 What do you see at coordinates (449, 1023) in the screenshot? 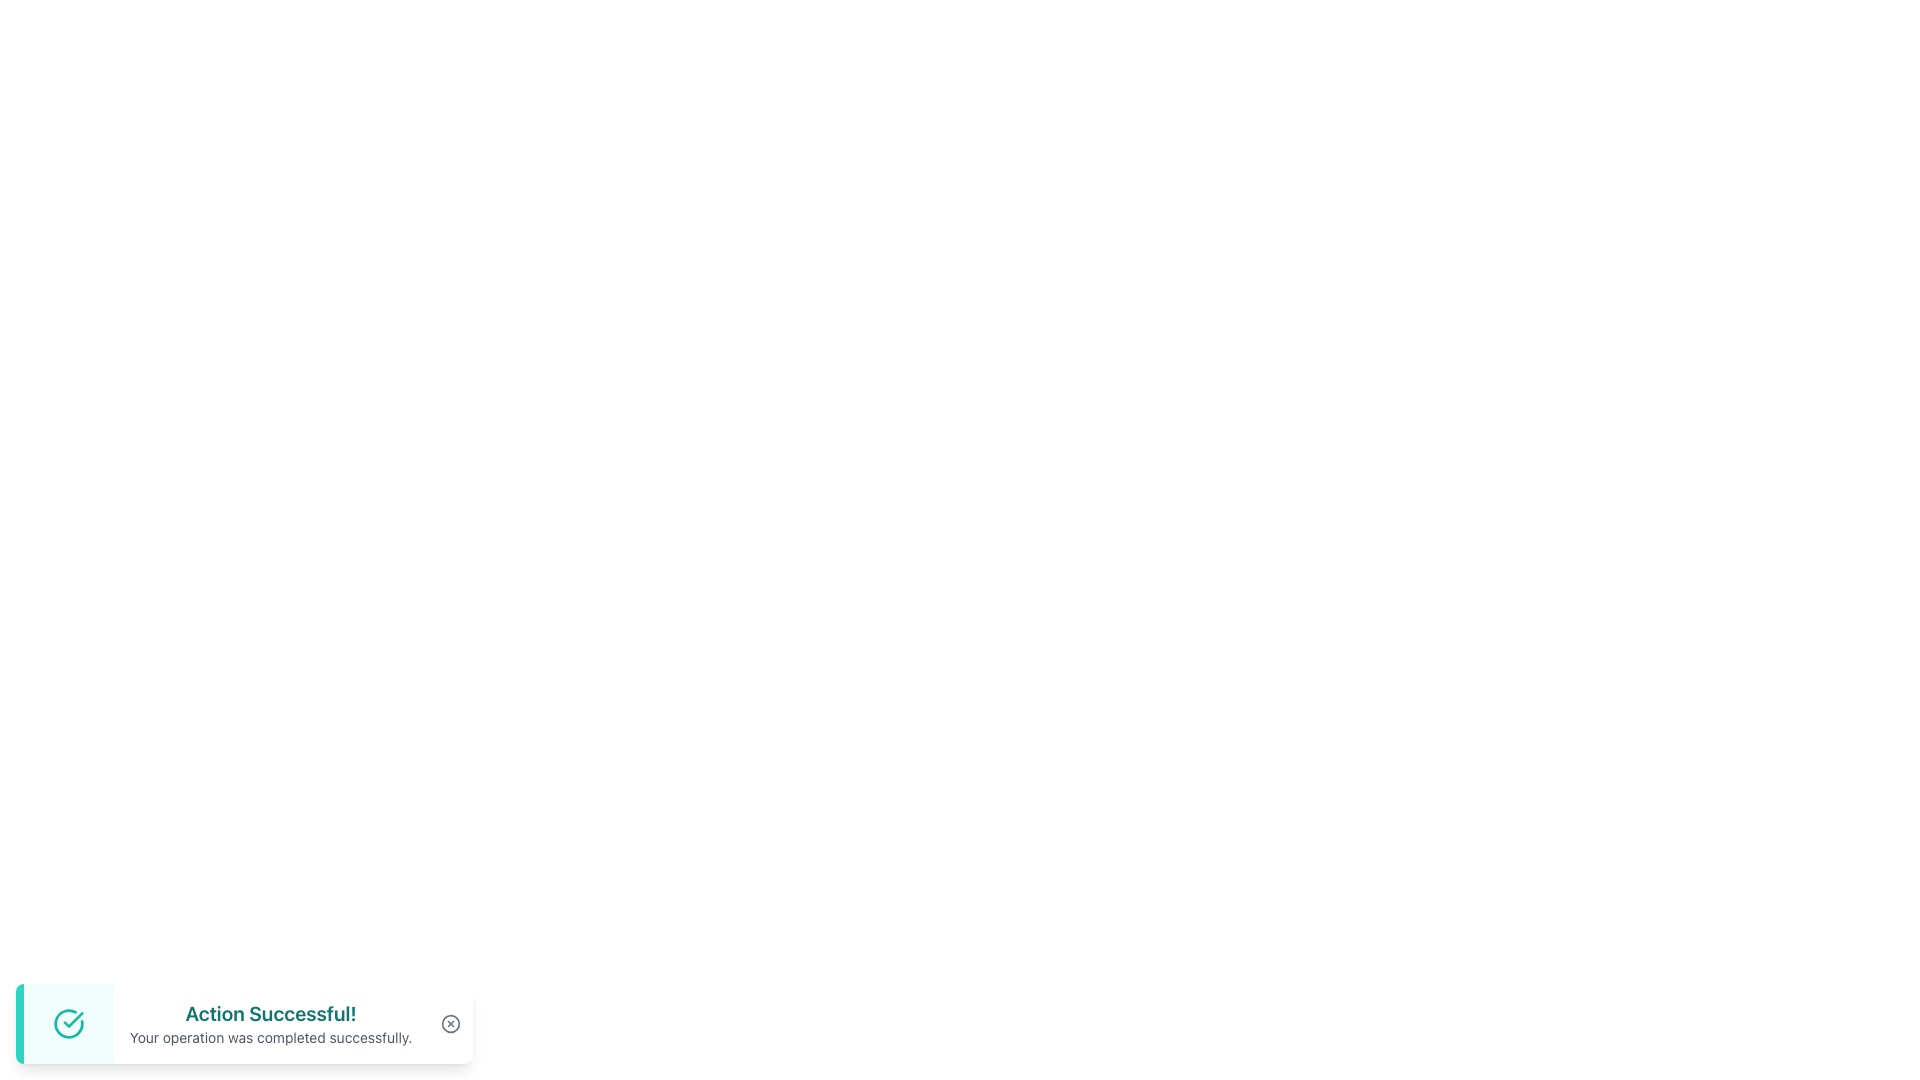
I see `the circular icon button with a thin gray border and a cross inside, located at the far-right edge of the notification message box to change the icon color` at bounding box center [449, 1023].